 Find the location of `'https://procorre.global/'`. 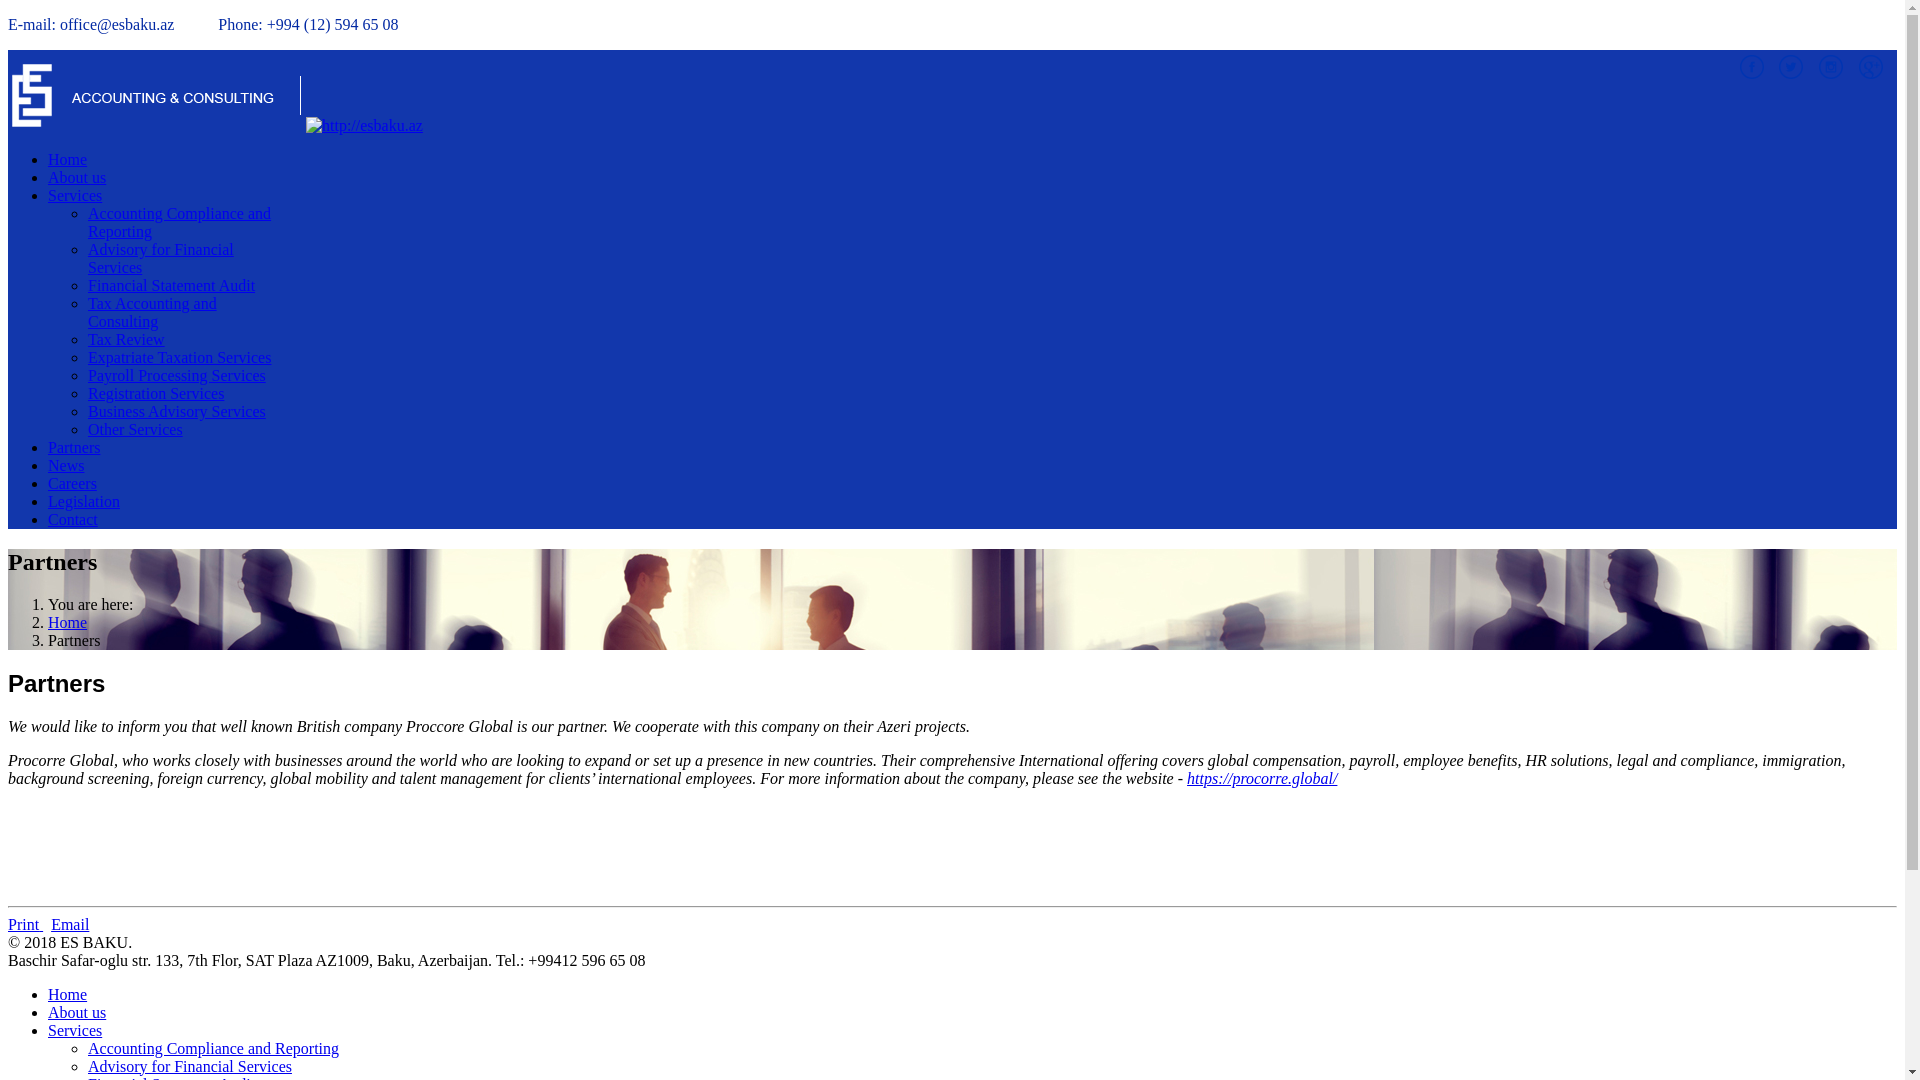

'https://procorre.global/' is located at coordinates (1186, 777).